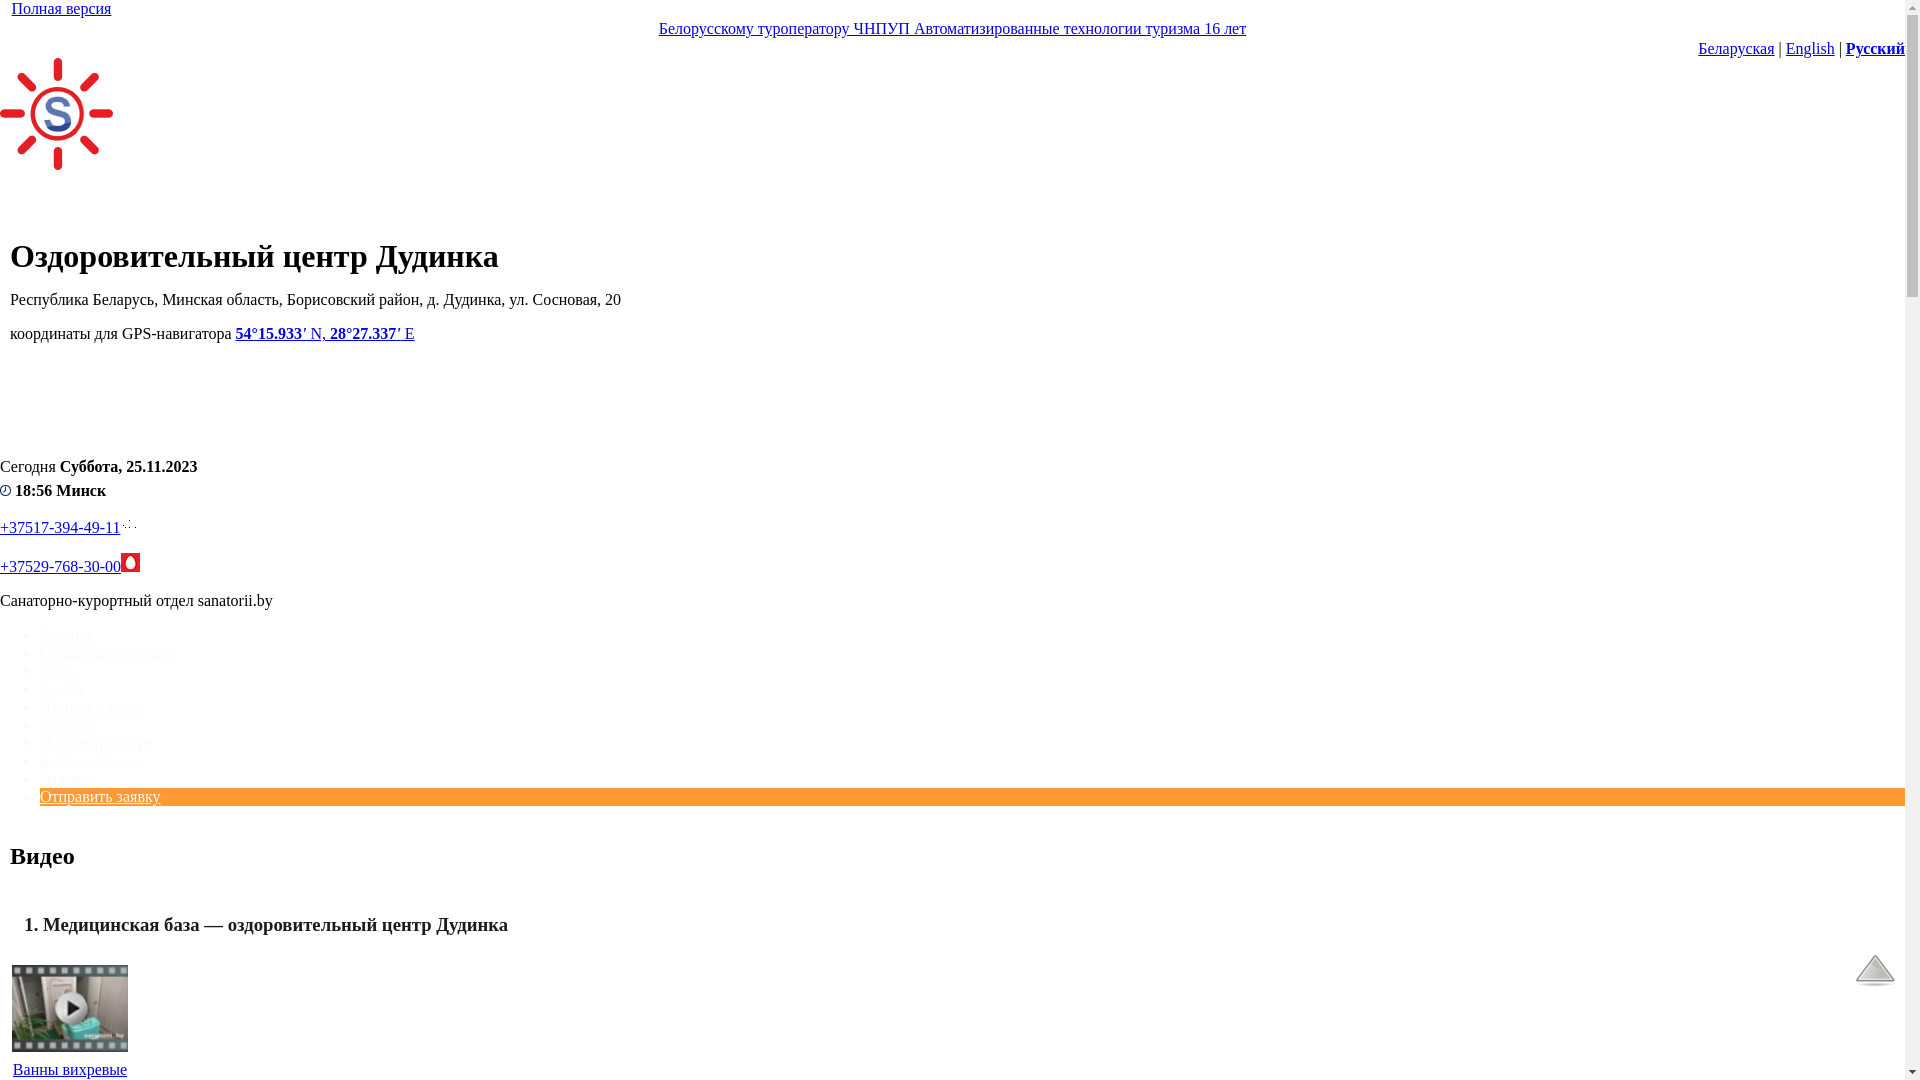 Image resolution: width=1920 pixels, height=1080 pixels. What do you see at coordinates (59, 526) in the screenshot?
I see `'+37517-394-49-11'` at bounding box center [59, 526].